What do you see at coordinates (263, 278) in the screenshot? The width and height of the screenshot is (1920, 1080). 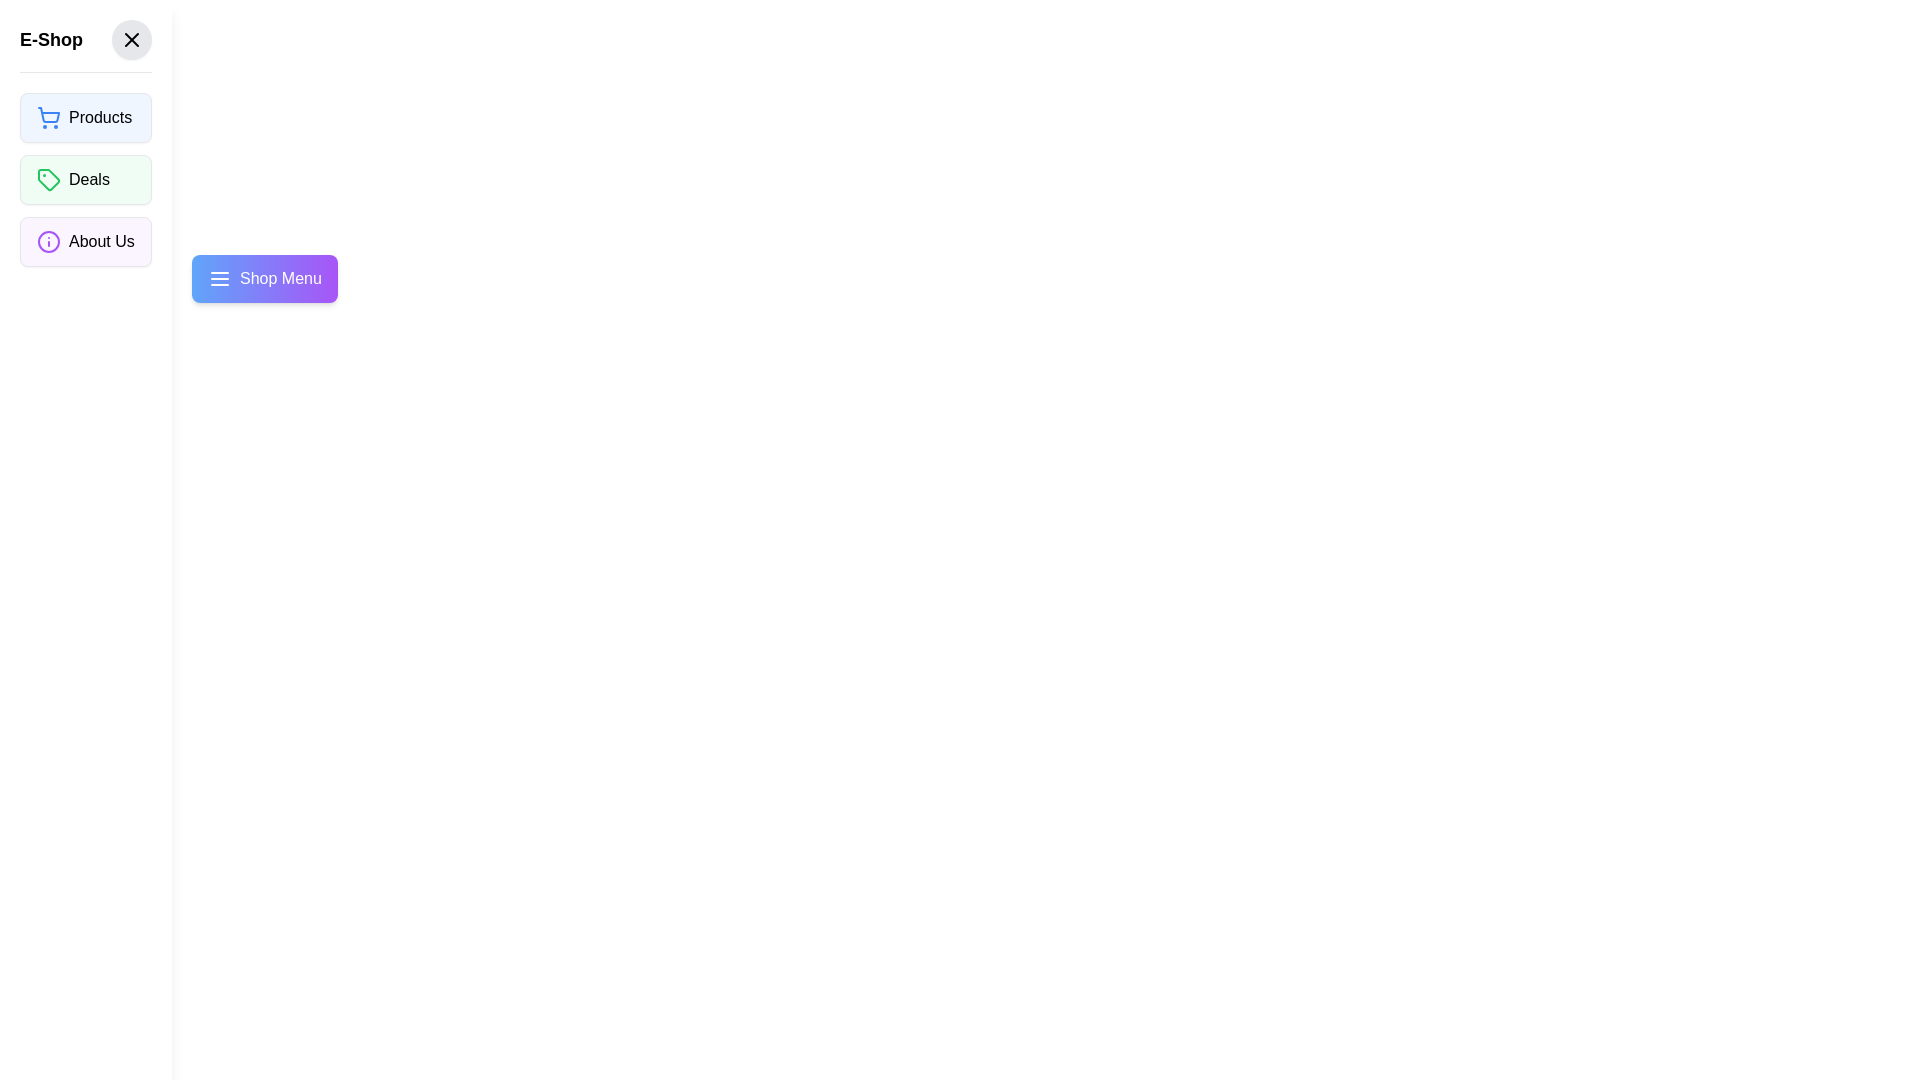 I see `the 'Shop Menu' button to inspect it` at bounding box center [263, 278].